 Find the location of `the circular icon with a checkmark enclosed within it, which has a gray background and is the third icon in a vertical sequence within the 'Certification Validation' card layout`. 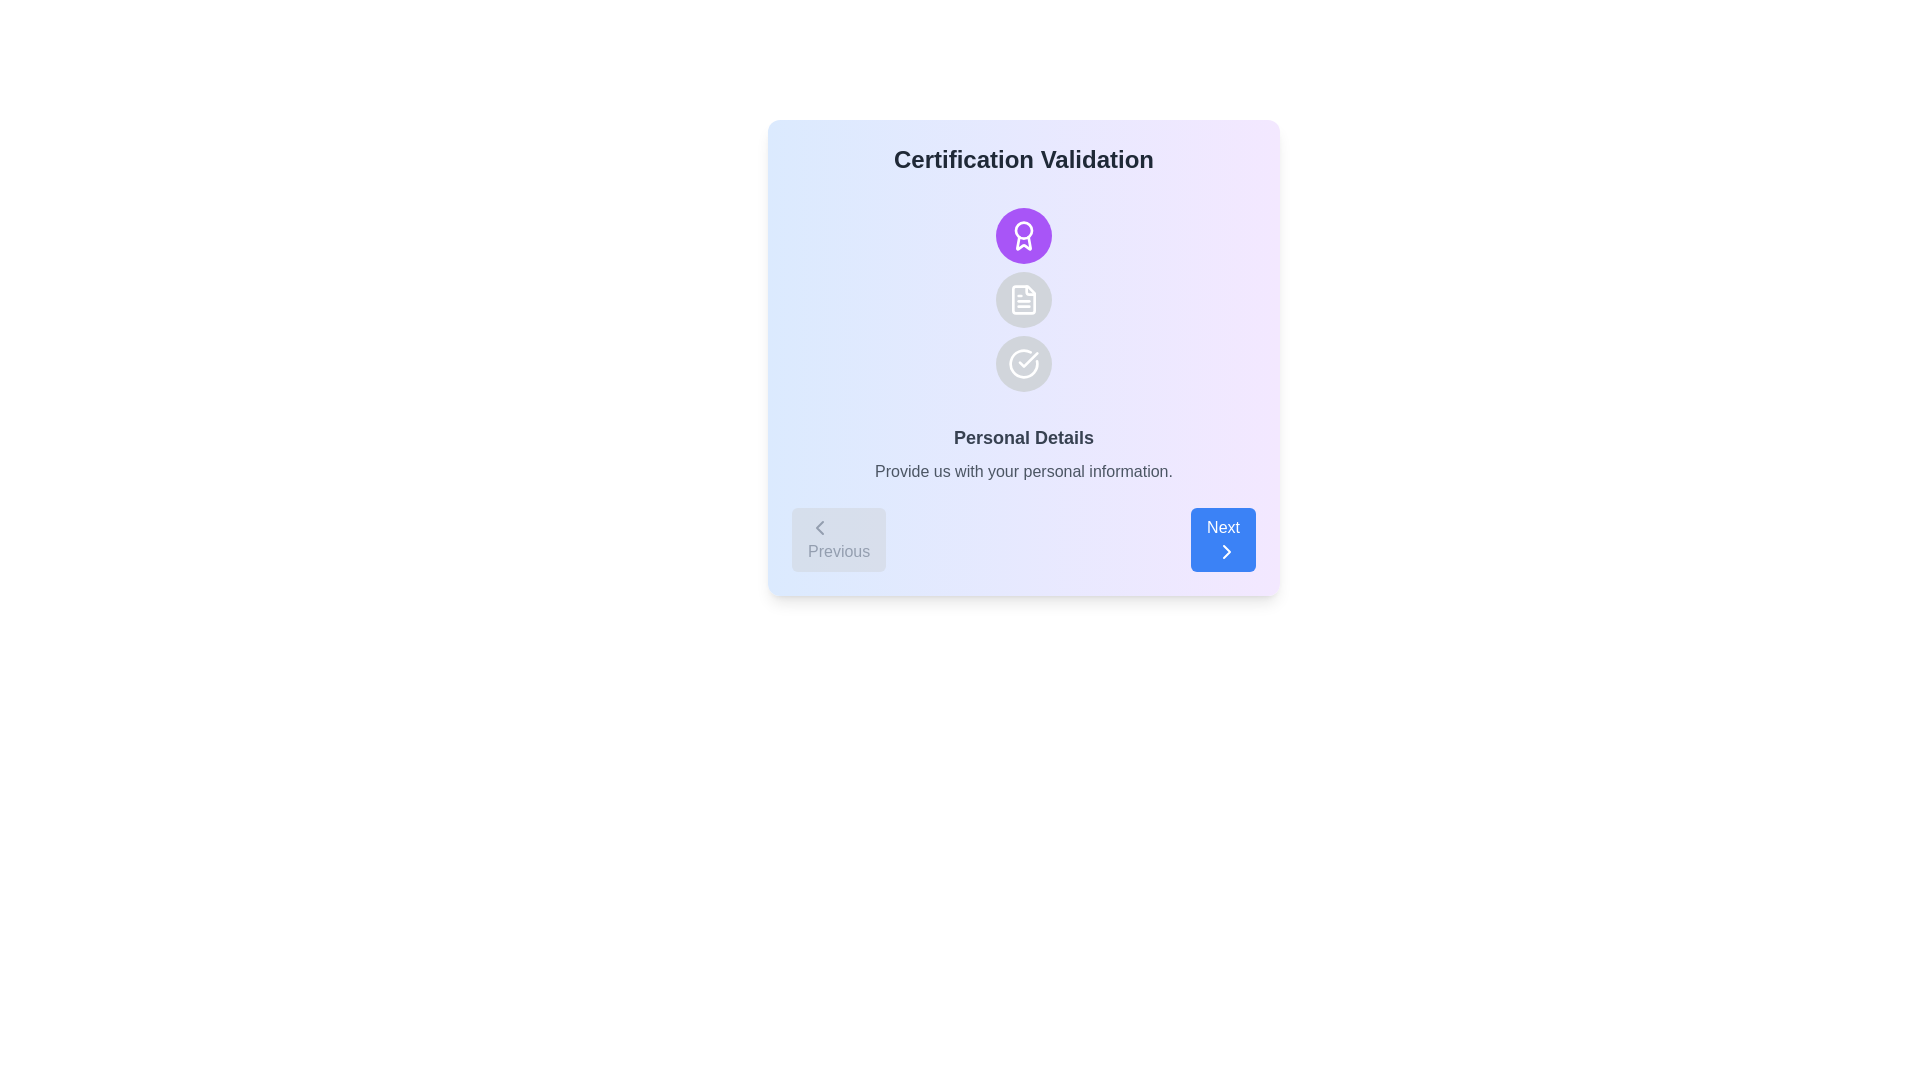

the circular icon with a checkmark enclosed within it, which has a gray background and is the third icon in a vertical sequence within the 'Certification Validation' card layout is located at coordinates (1023, 363).